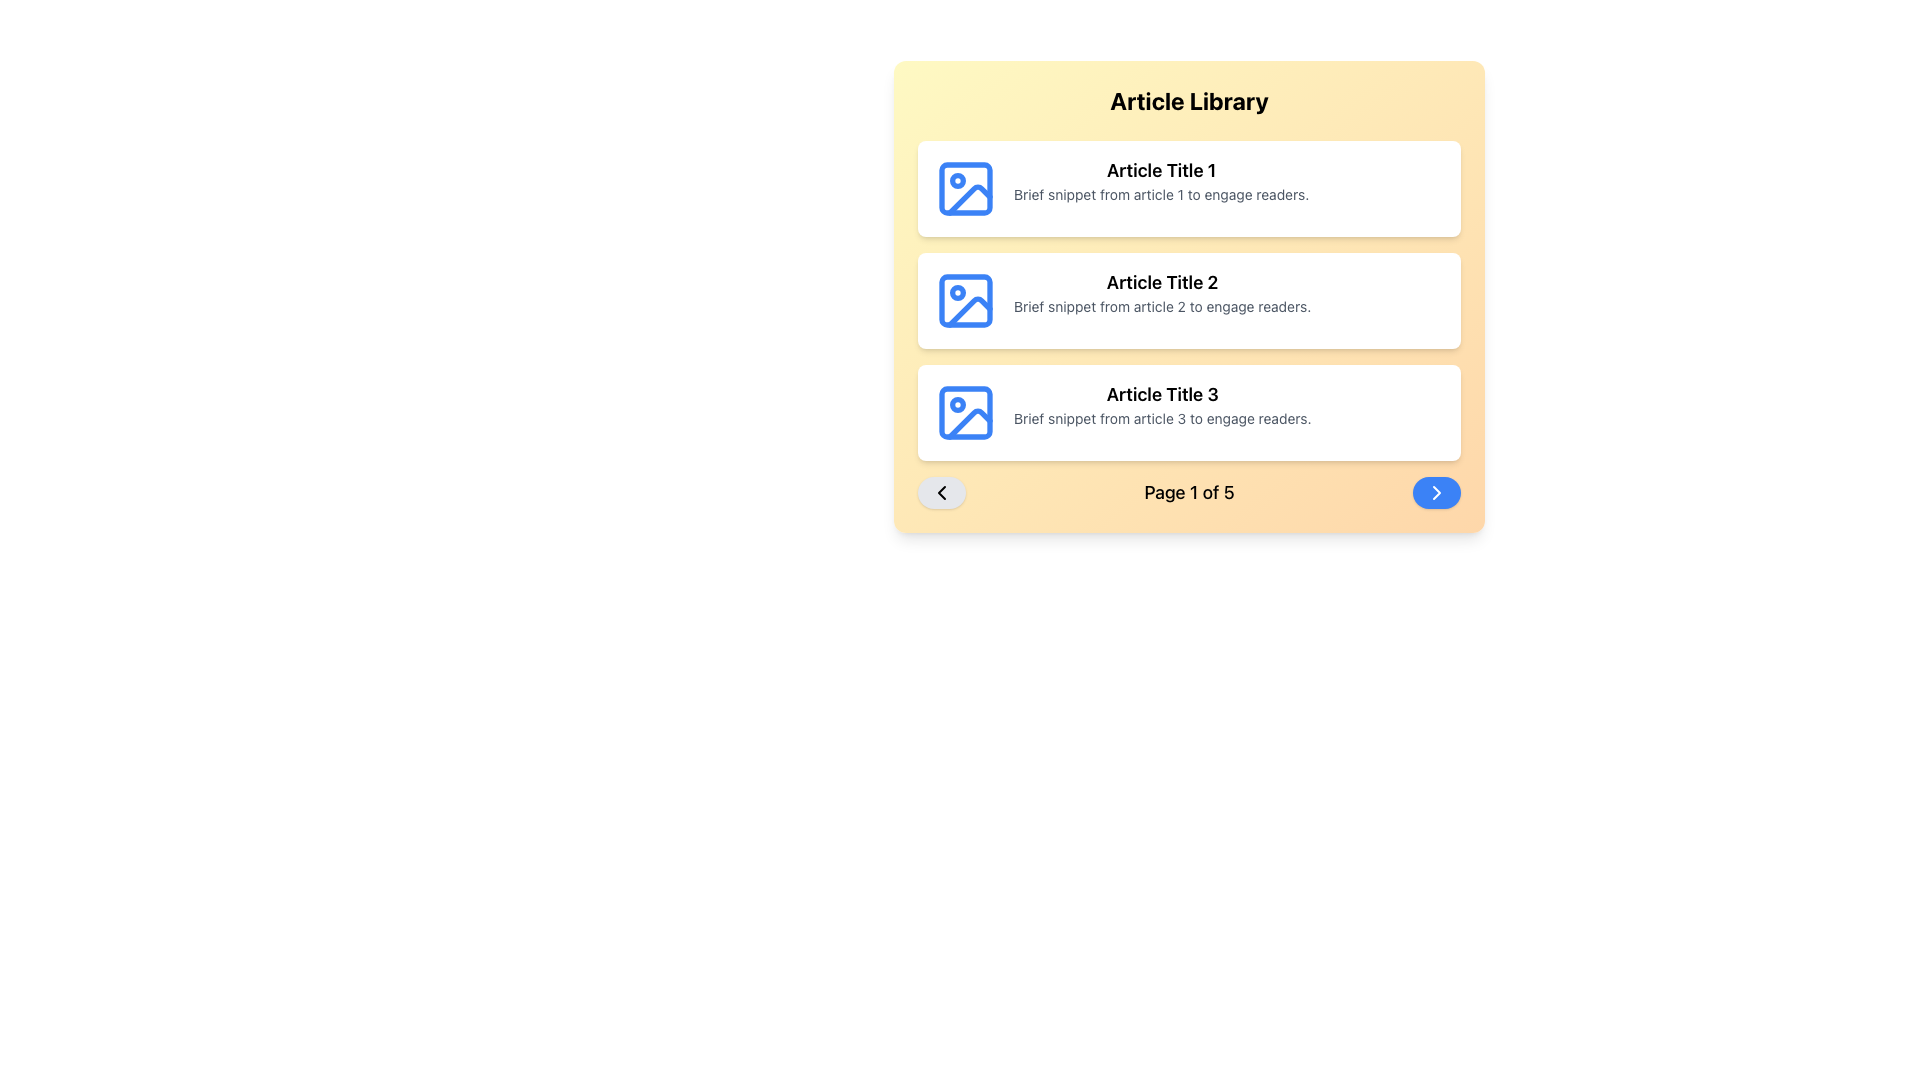 Image resolution: width=1920 pixels, height=1080 pixels. Describe the element at coordinates (969, 200) in the screenshot. I see `the curving line icon segment that resembles the edge of a triangular shape in the top-left icon of the 'Article Title 1' section` at that location.